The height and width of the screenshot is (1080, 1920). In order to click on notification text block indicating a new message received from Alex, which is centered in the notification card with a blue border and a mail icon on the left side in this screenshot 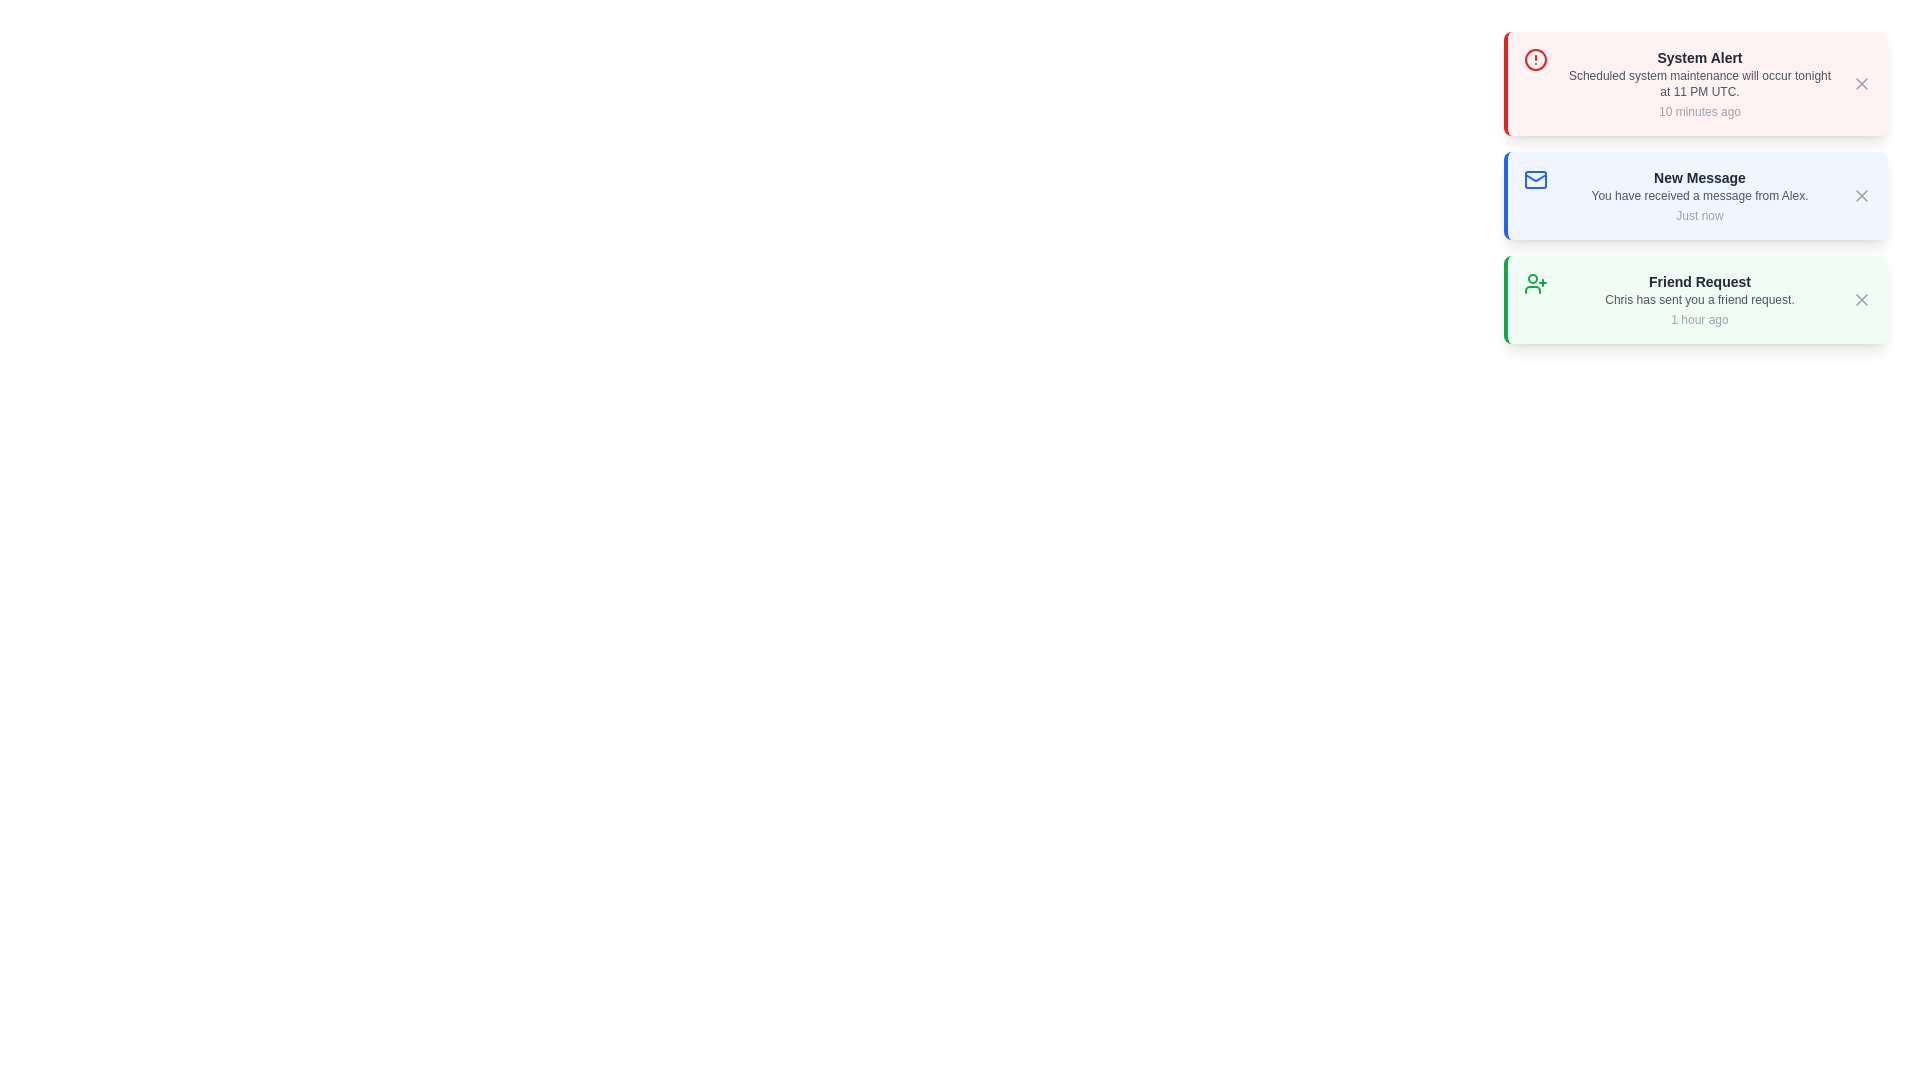, I will do `click(1698, 196)`.